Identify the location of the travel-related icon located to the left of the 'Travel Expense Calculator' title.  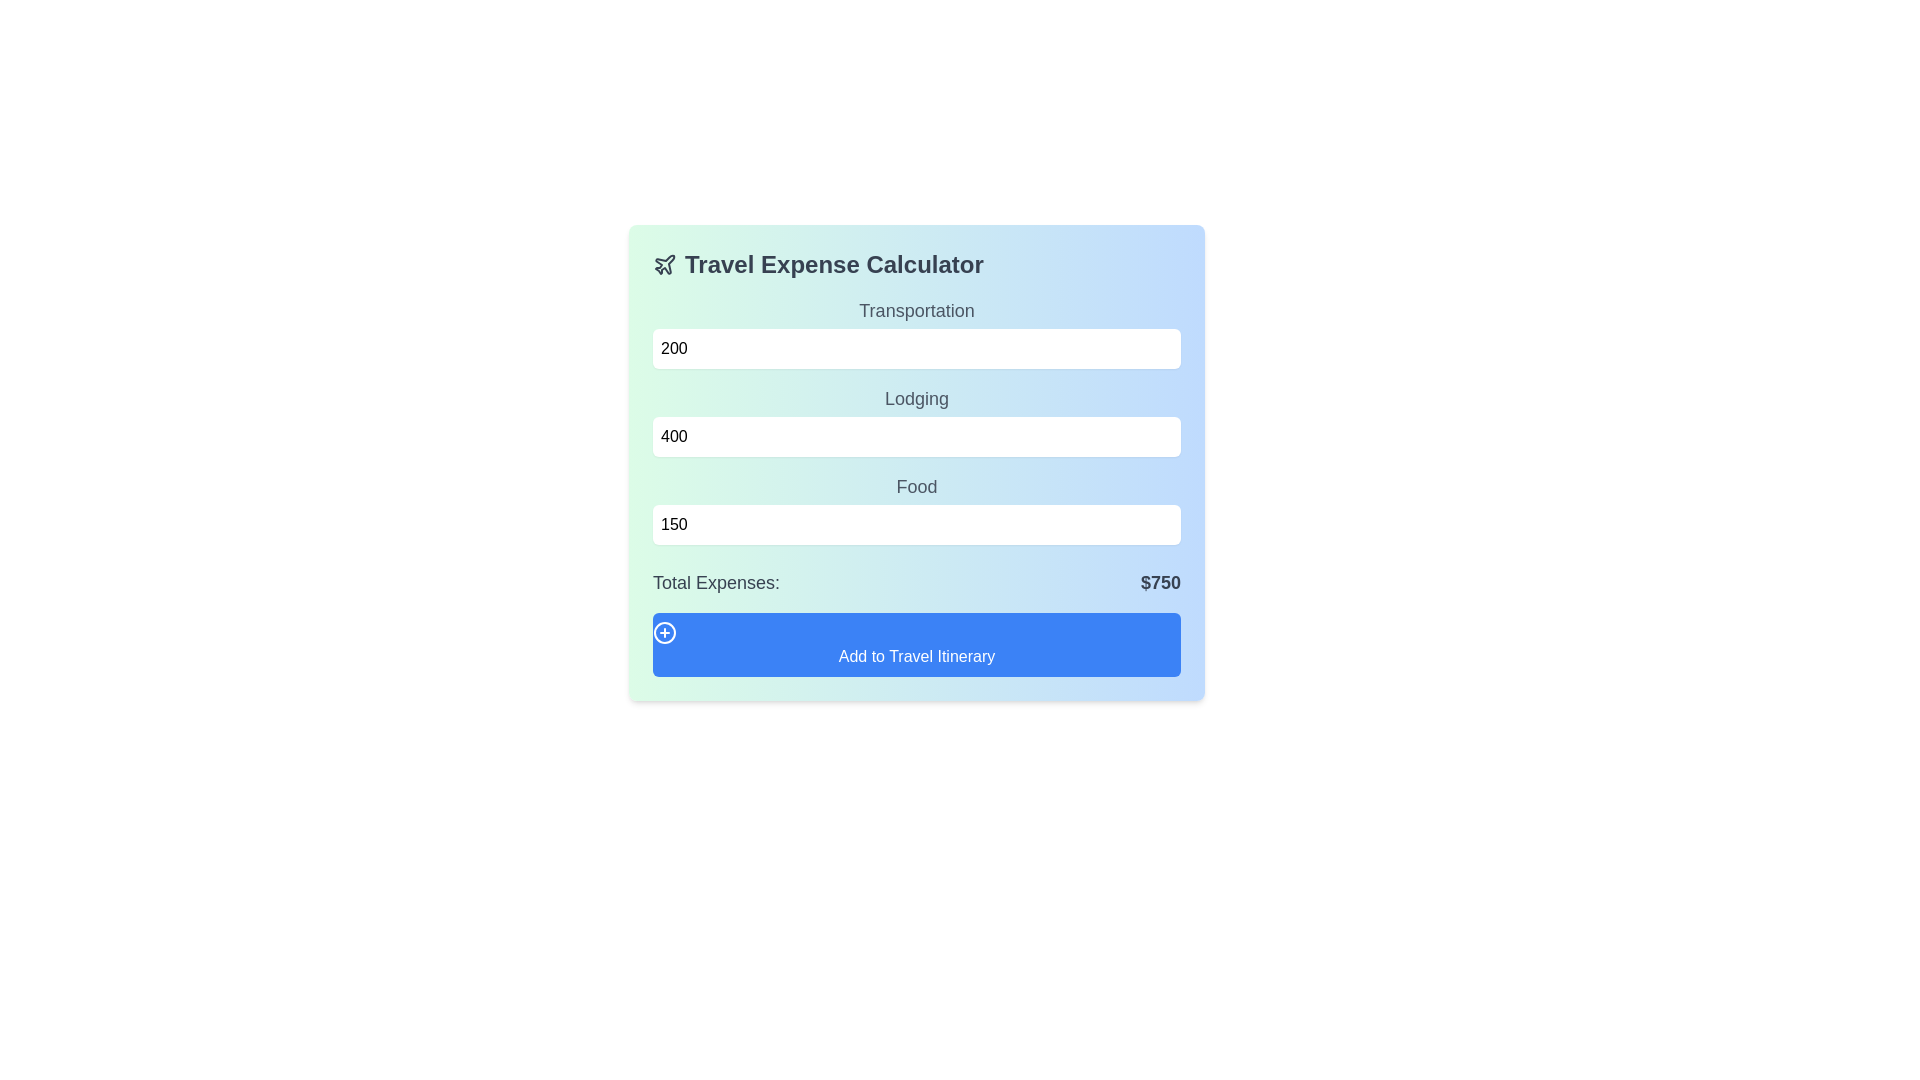
(665, 263).